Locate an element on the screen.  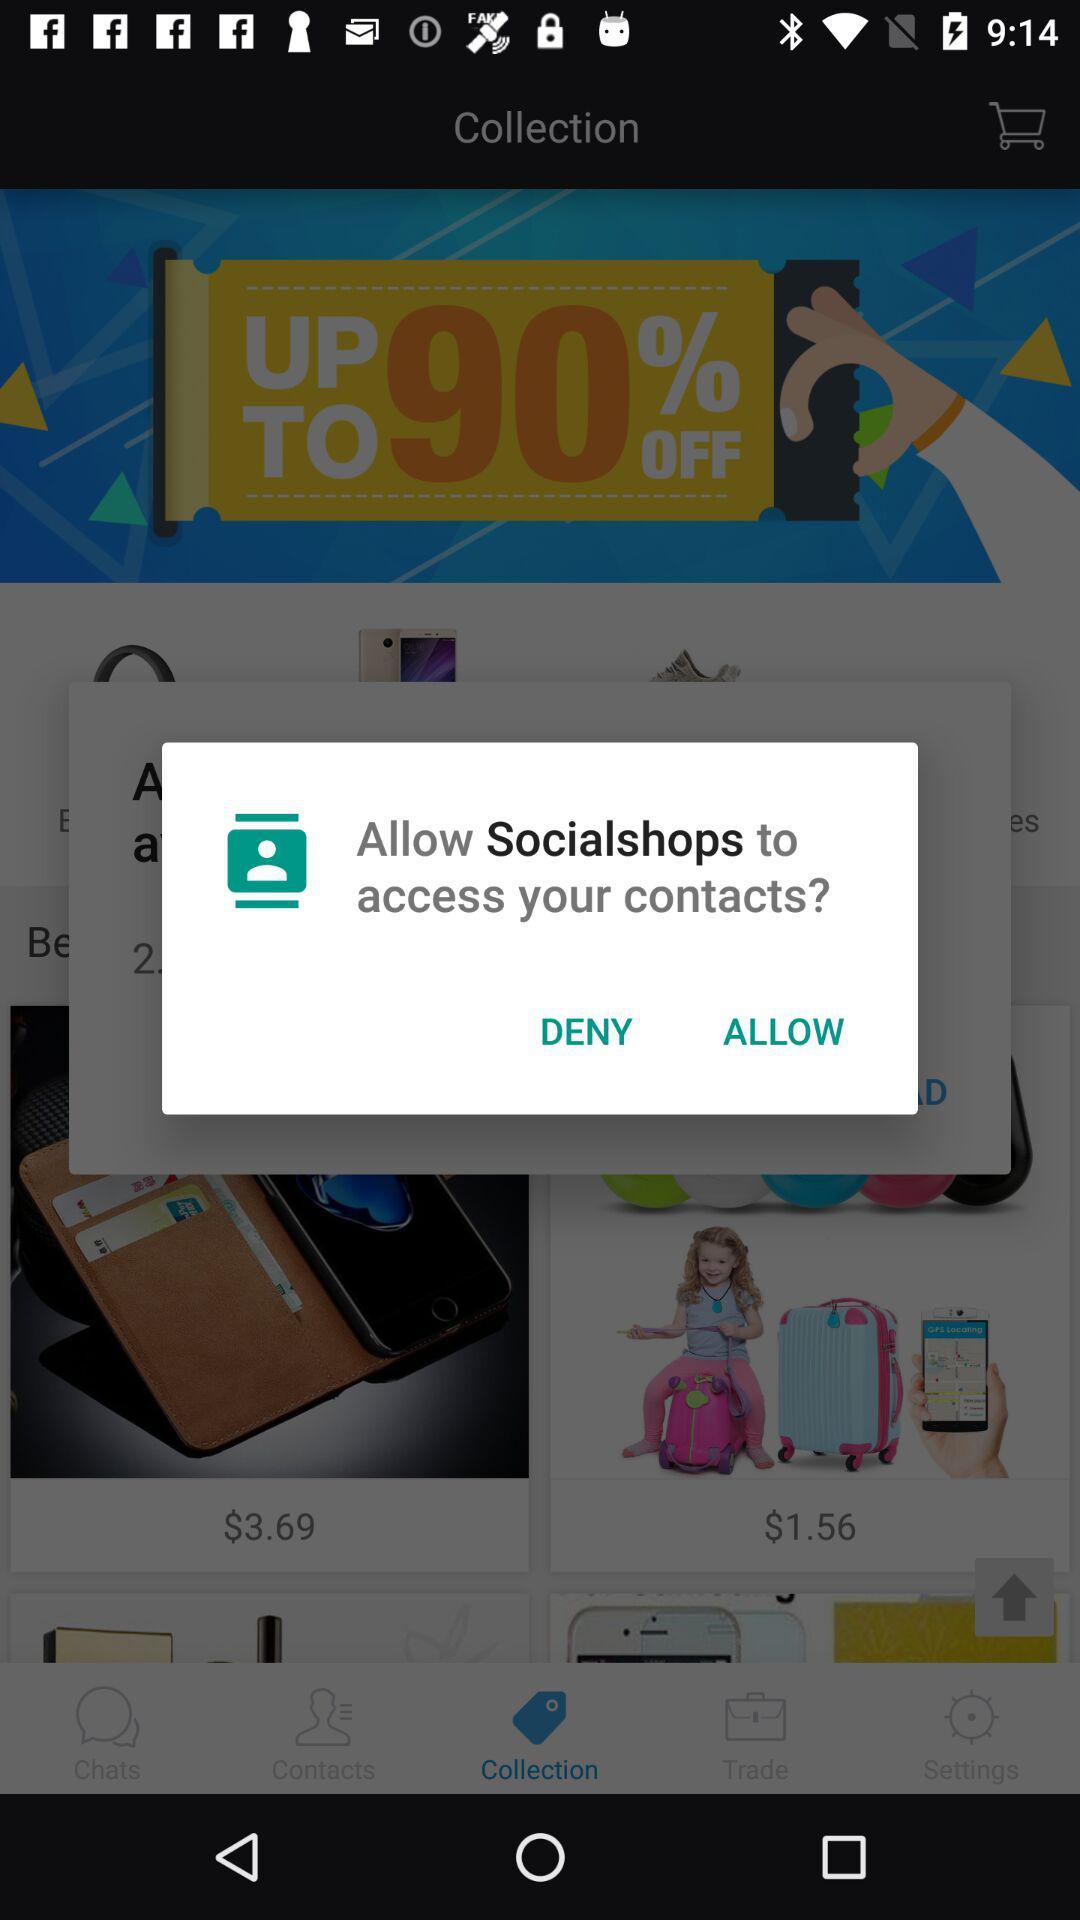
app below the allow socialshops to item is located at coordinates (585, 1030).